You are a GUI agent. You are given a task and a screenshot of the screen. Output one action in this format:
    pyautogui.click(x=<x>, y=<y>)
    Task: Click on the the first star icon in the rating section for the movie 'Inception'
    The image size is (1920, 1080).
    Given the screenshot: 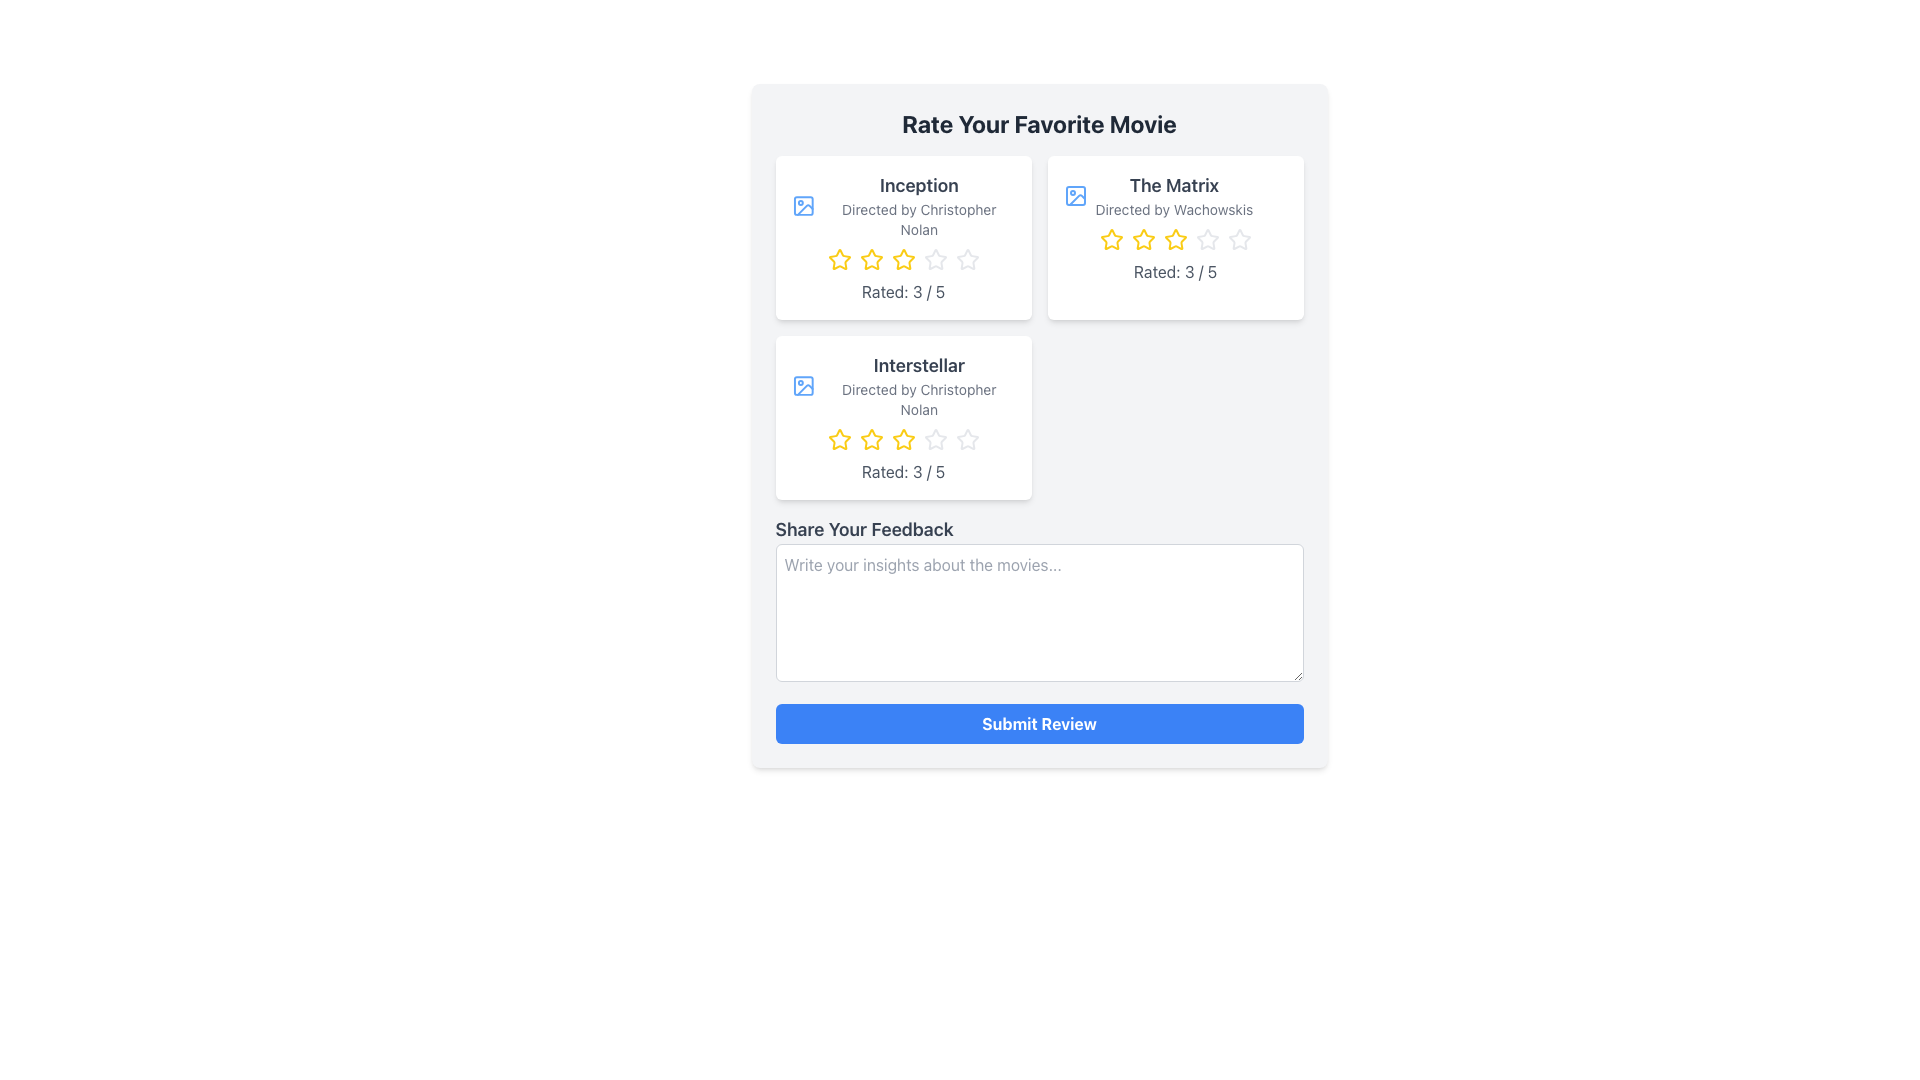 What is the action you would take?
    pyautogui.click(x=839, y=258)
    